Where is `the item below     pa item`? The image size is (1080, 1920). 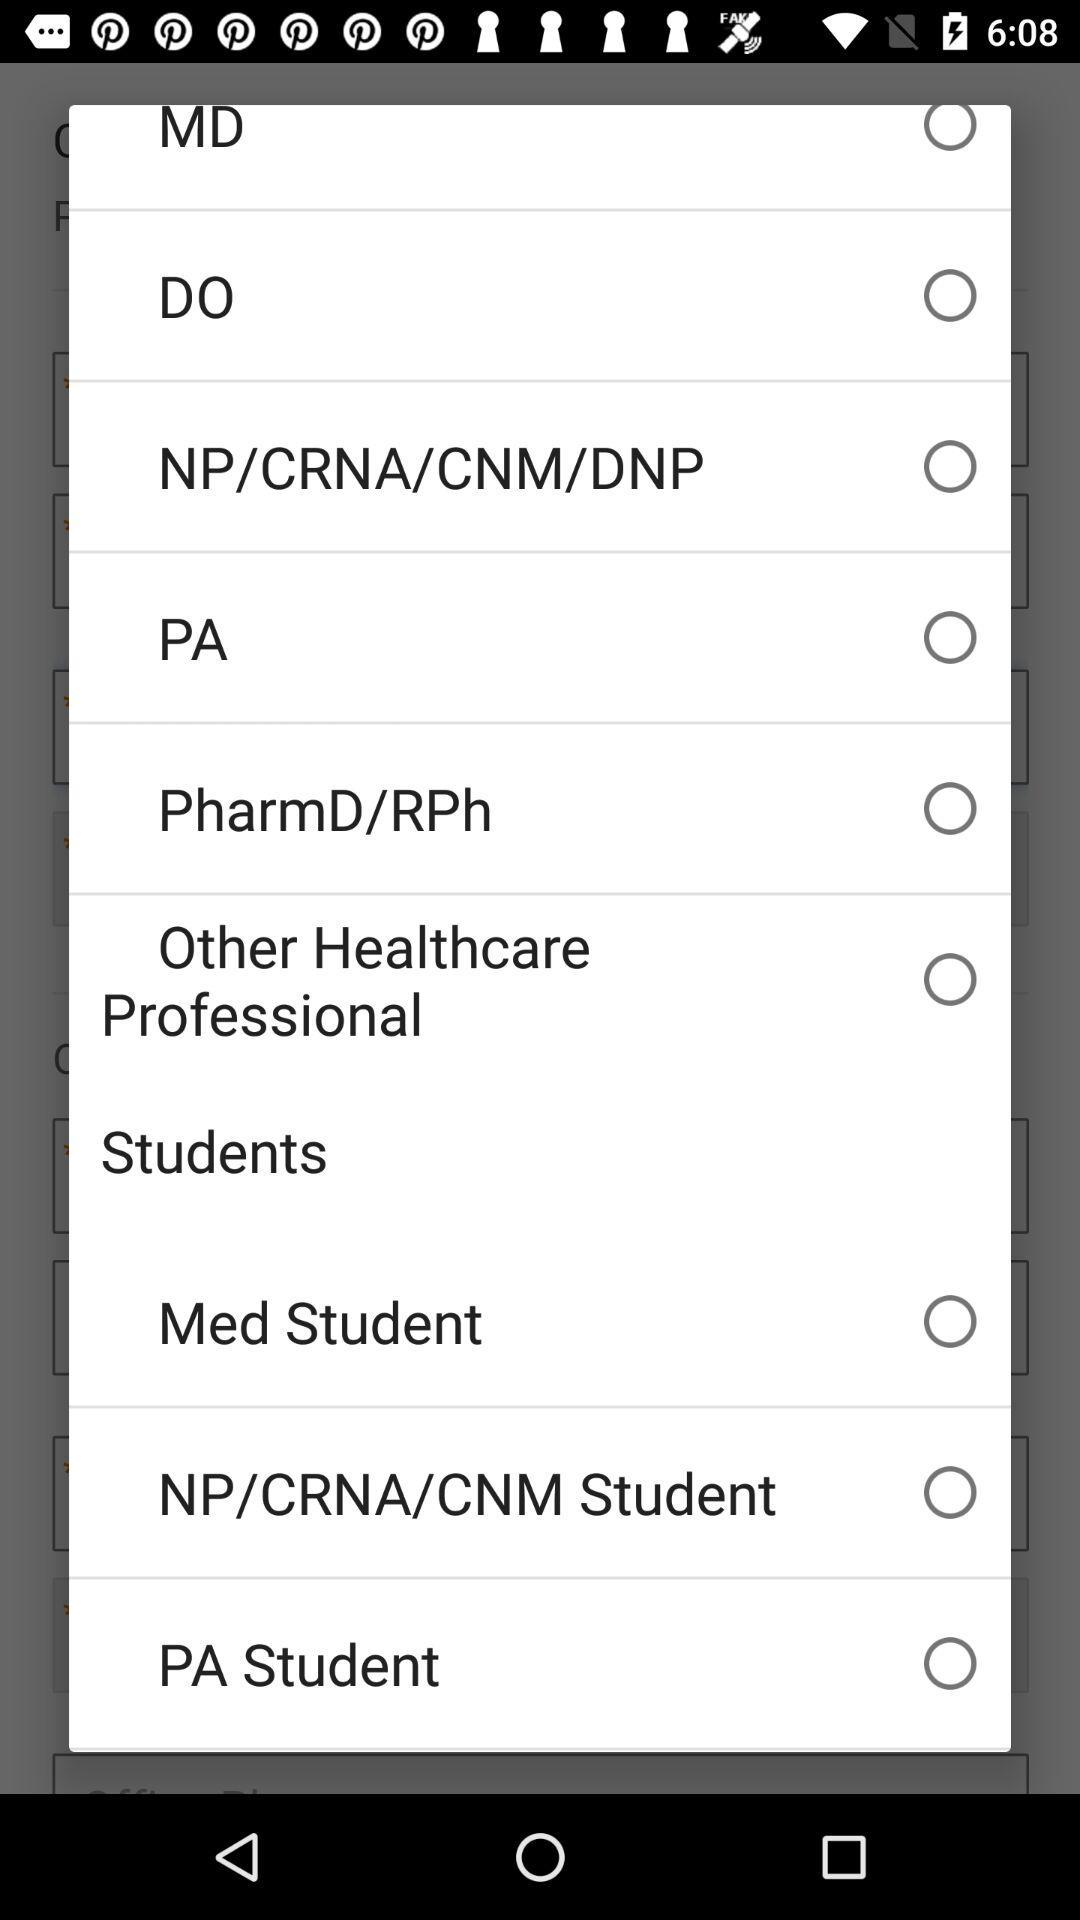 the item below     pa item is located at coordinates (540, 808).